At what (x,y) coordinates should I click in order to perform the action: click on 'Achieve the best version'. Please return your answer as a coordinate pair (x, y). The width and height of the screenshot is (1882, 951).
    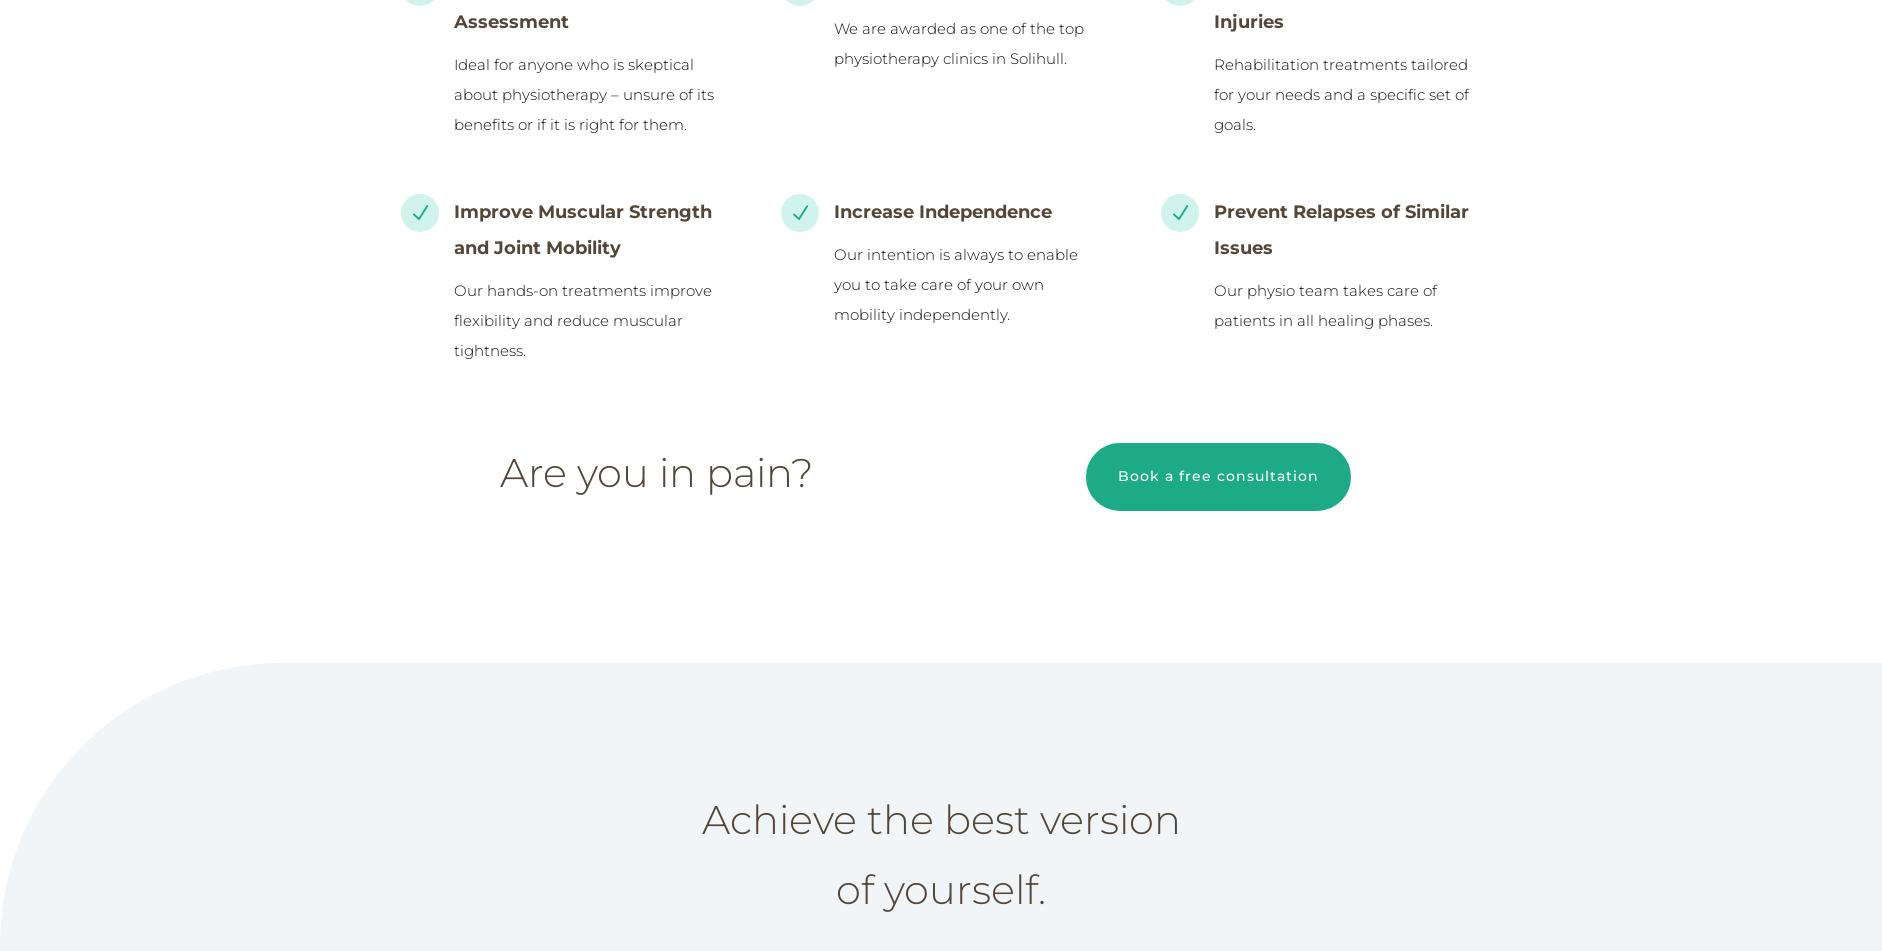
    Looking at the image, I should click on (940, 818).